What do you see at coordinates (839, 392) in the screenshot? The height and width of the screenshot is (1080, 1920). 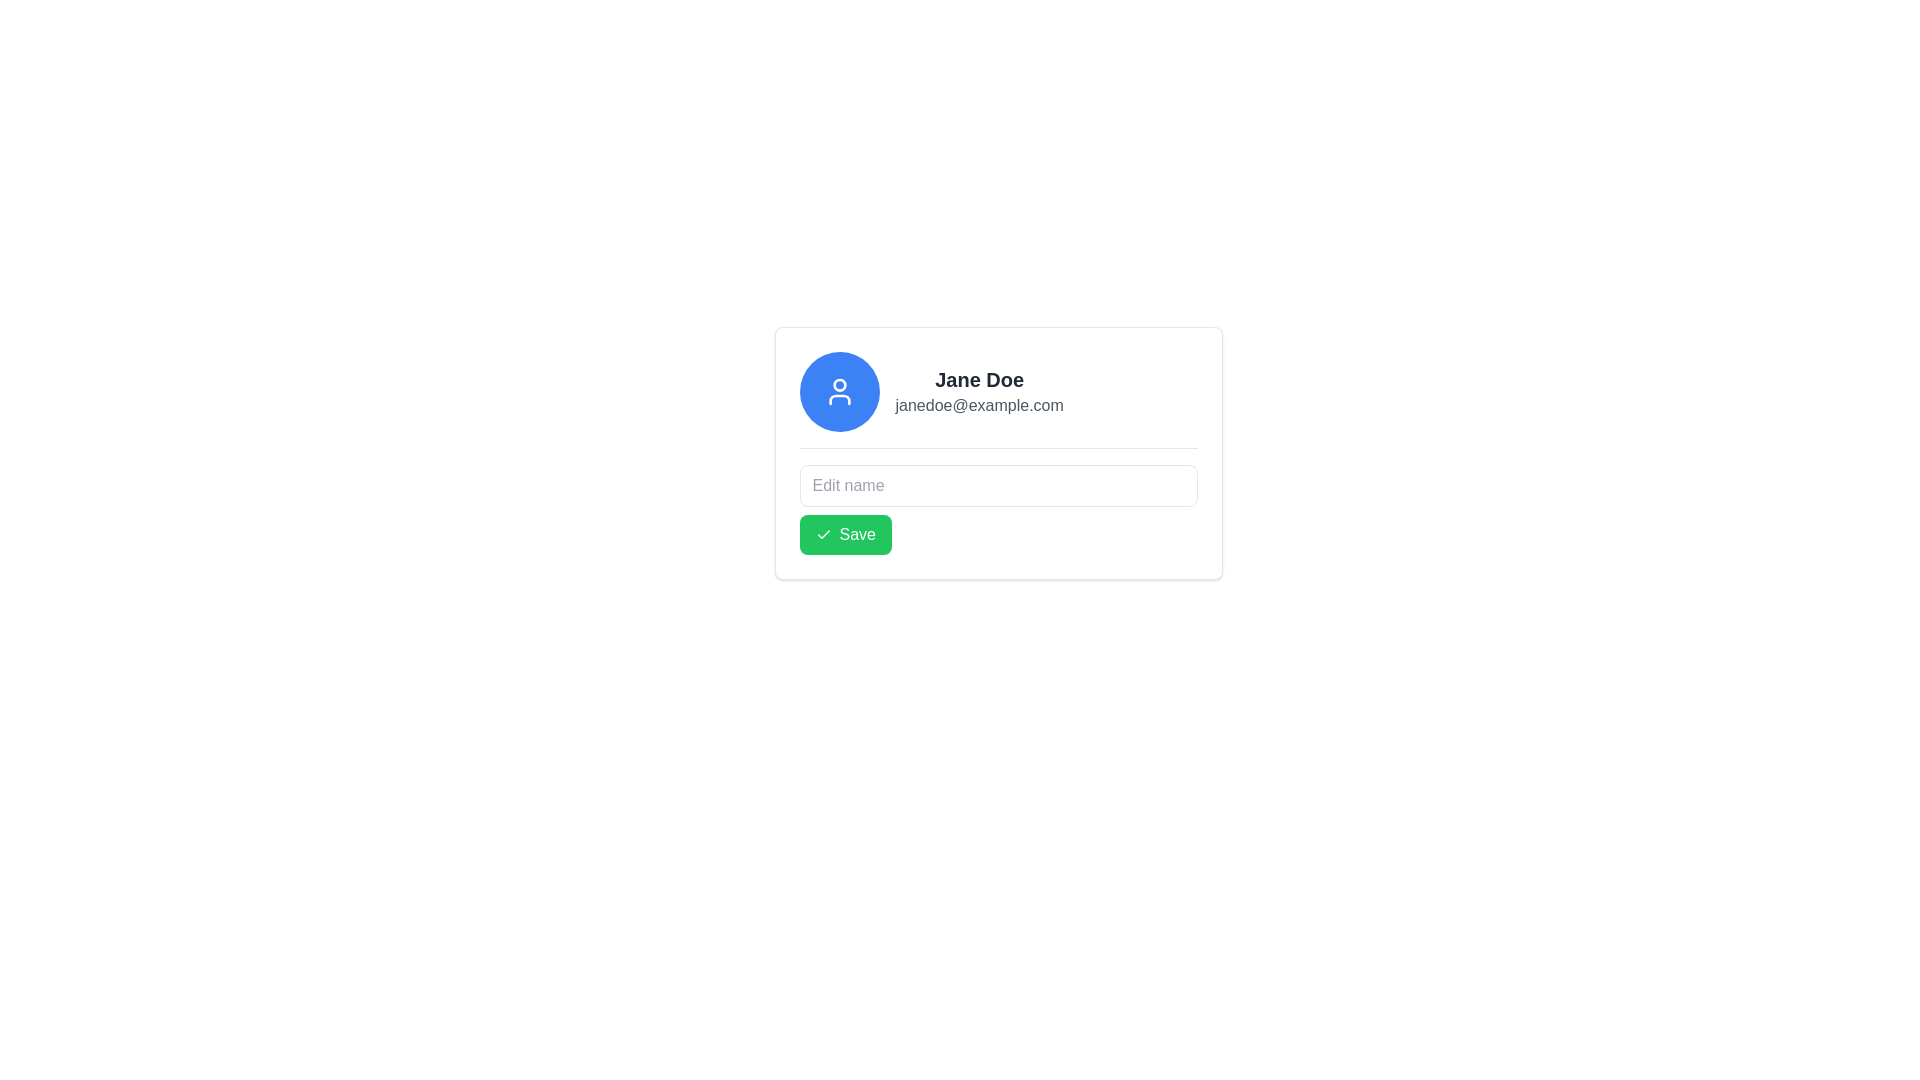 I see `the Circular Avatar Component, which is a blue circular element with a white user icon, located at the top-left corner of the user information card next to 'Jane Doe' and 'janedoe@example.com'` at bounding box center [839, 392].